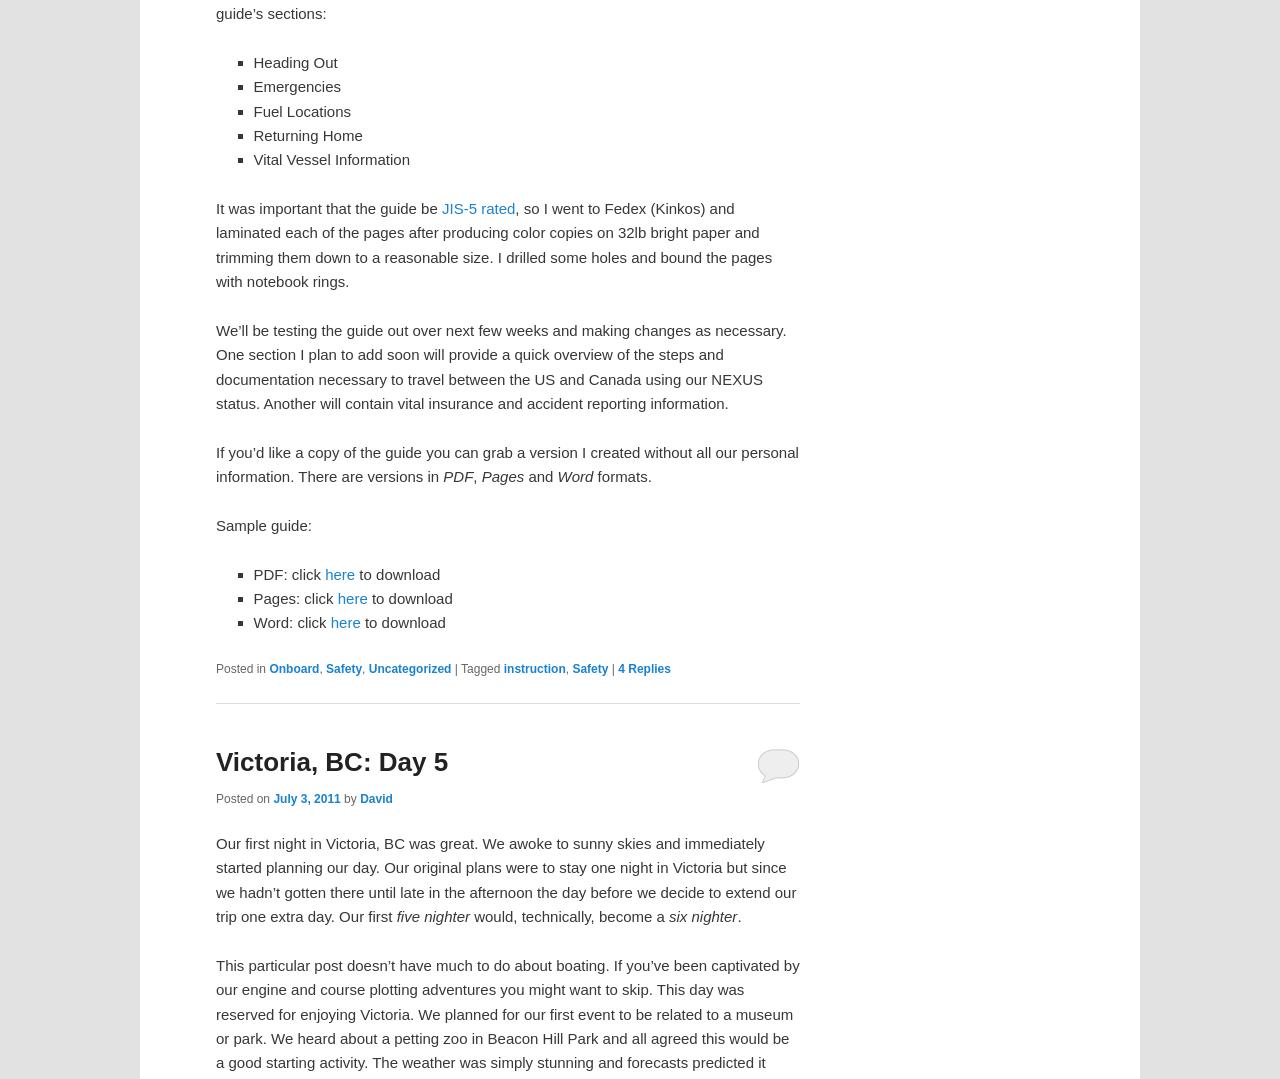 The height and width of the screenshot is (1079, 1280). I want to click on '4', so click(620, 668).